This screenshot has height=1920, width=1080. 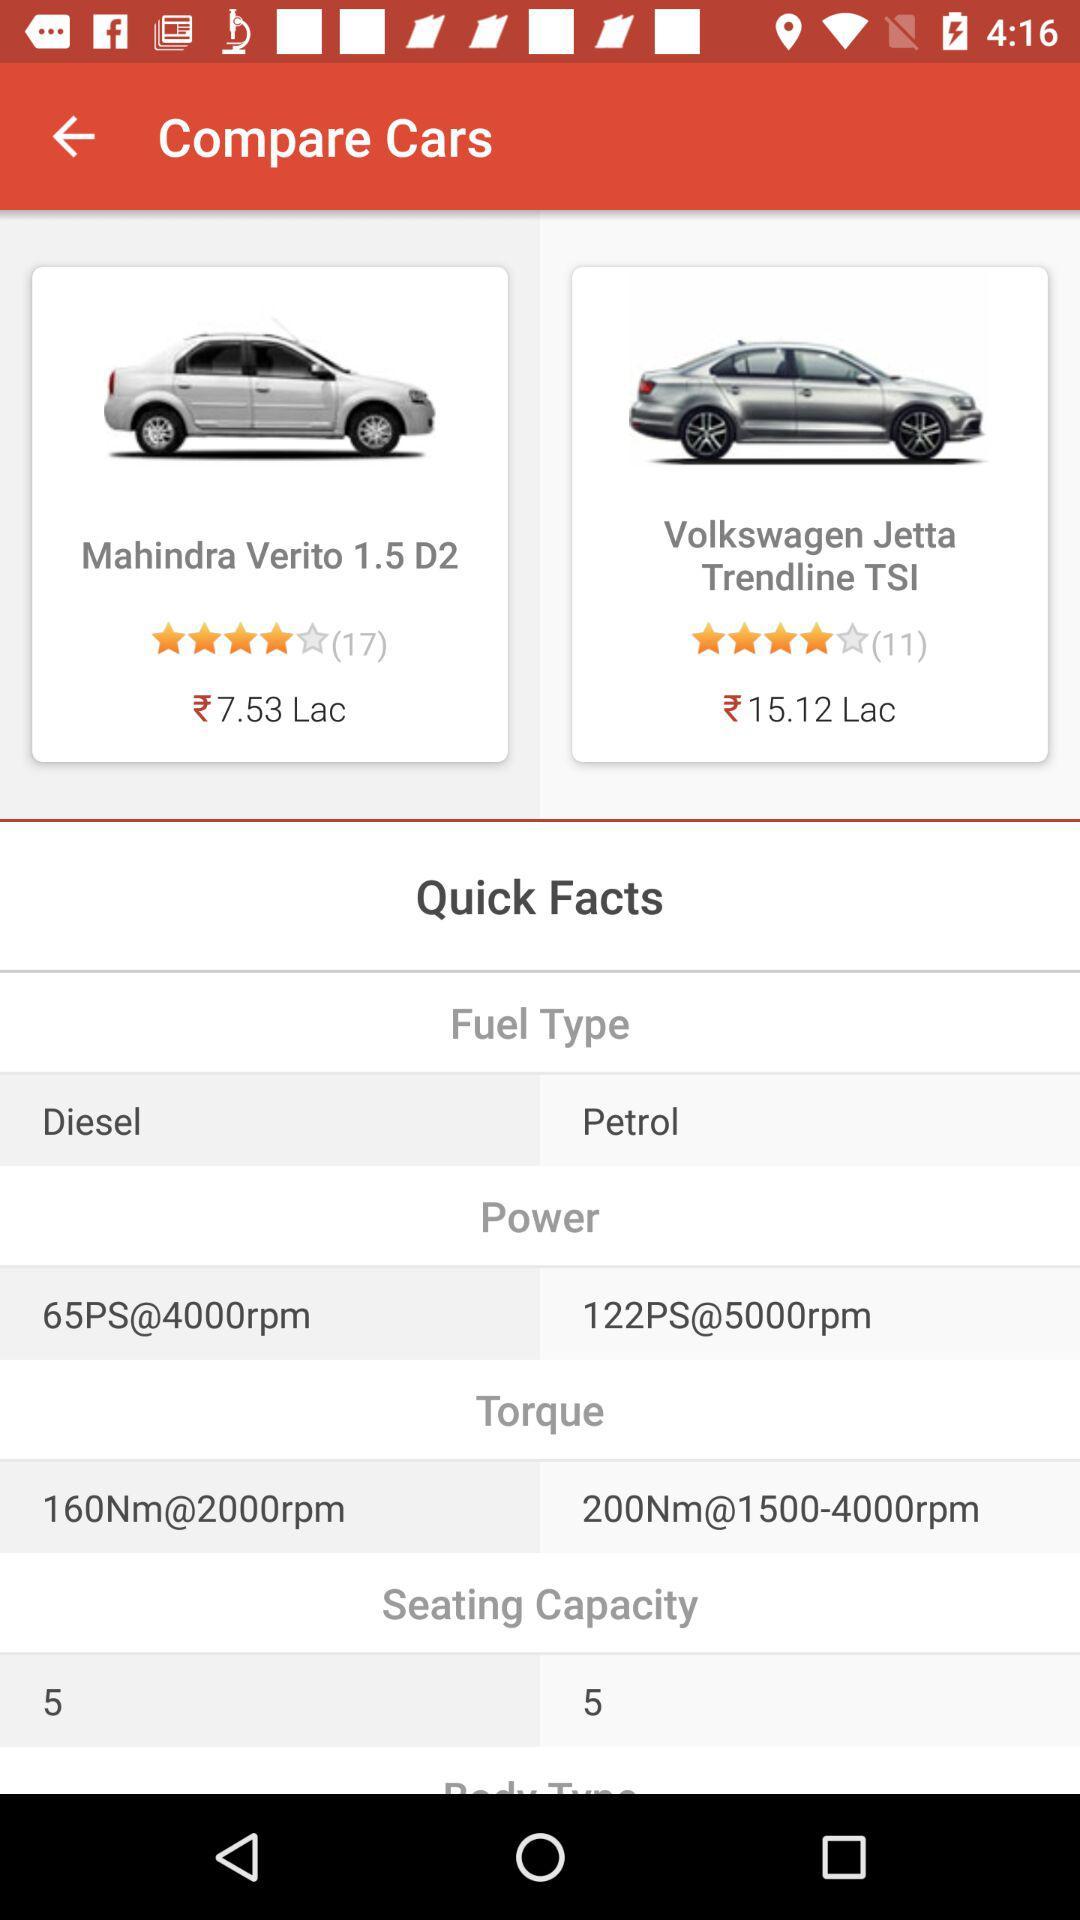 What do you see at coordinates (72, 135) in the screenshot?
I see `item to the left of the compare cars` at bounding box center [72, 135].